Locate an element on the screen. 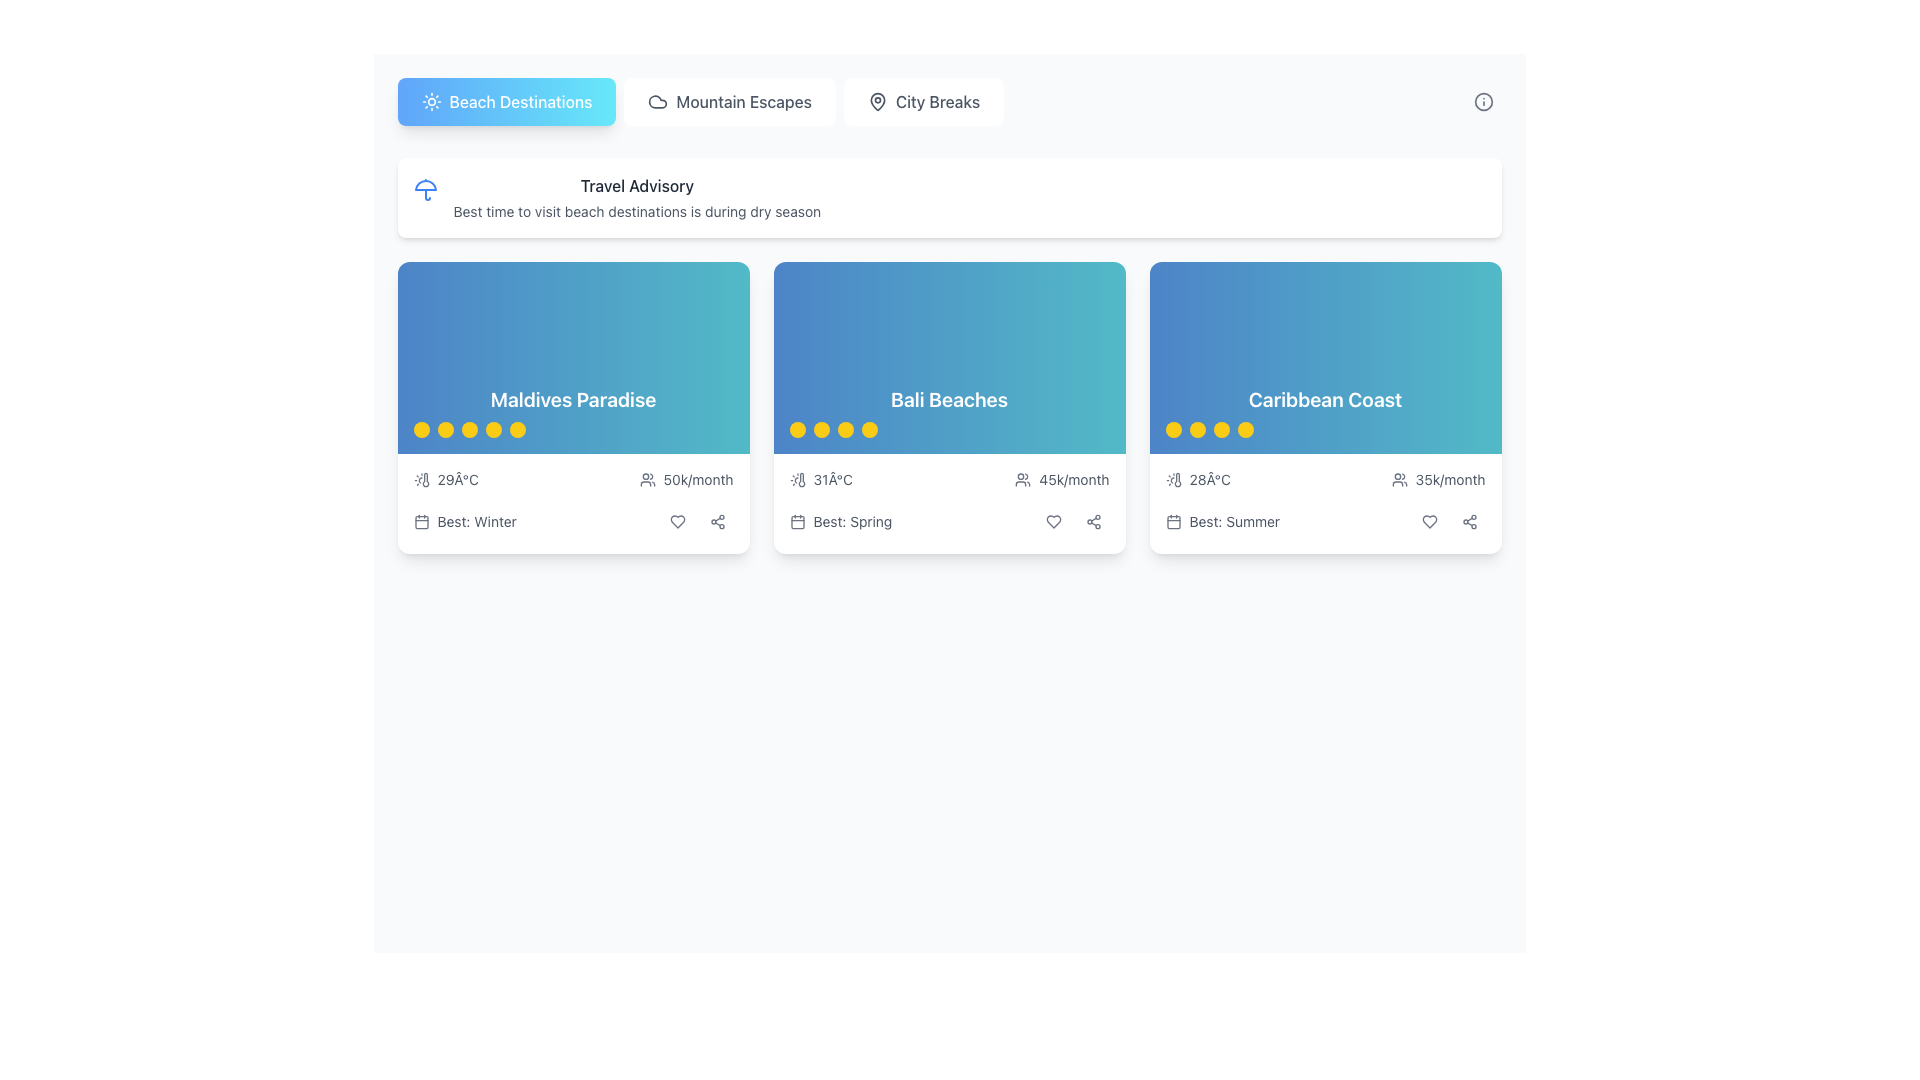  the minimalistic vertical thermometer icon with a rounded bulb, located at the bottom left of the second card, adjacent to the temperature indicator text is located at coordinates (801, 479).